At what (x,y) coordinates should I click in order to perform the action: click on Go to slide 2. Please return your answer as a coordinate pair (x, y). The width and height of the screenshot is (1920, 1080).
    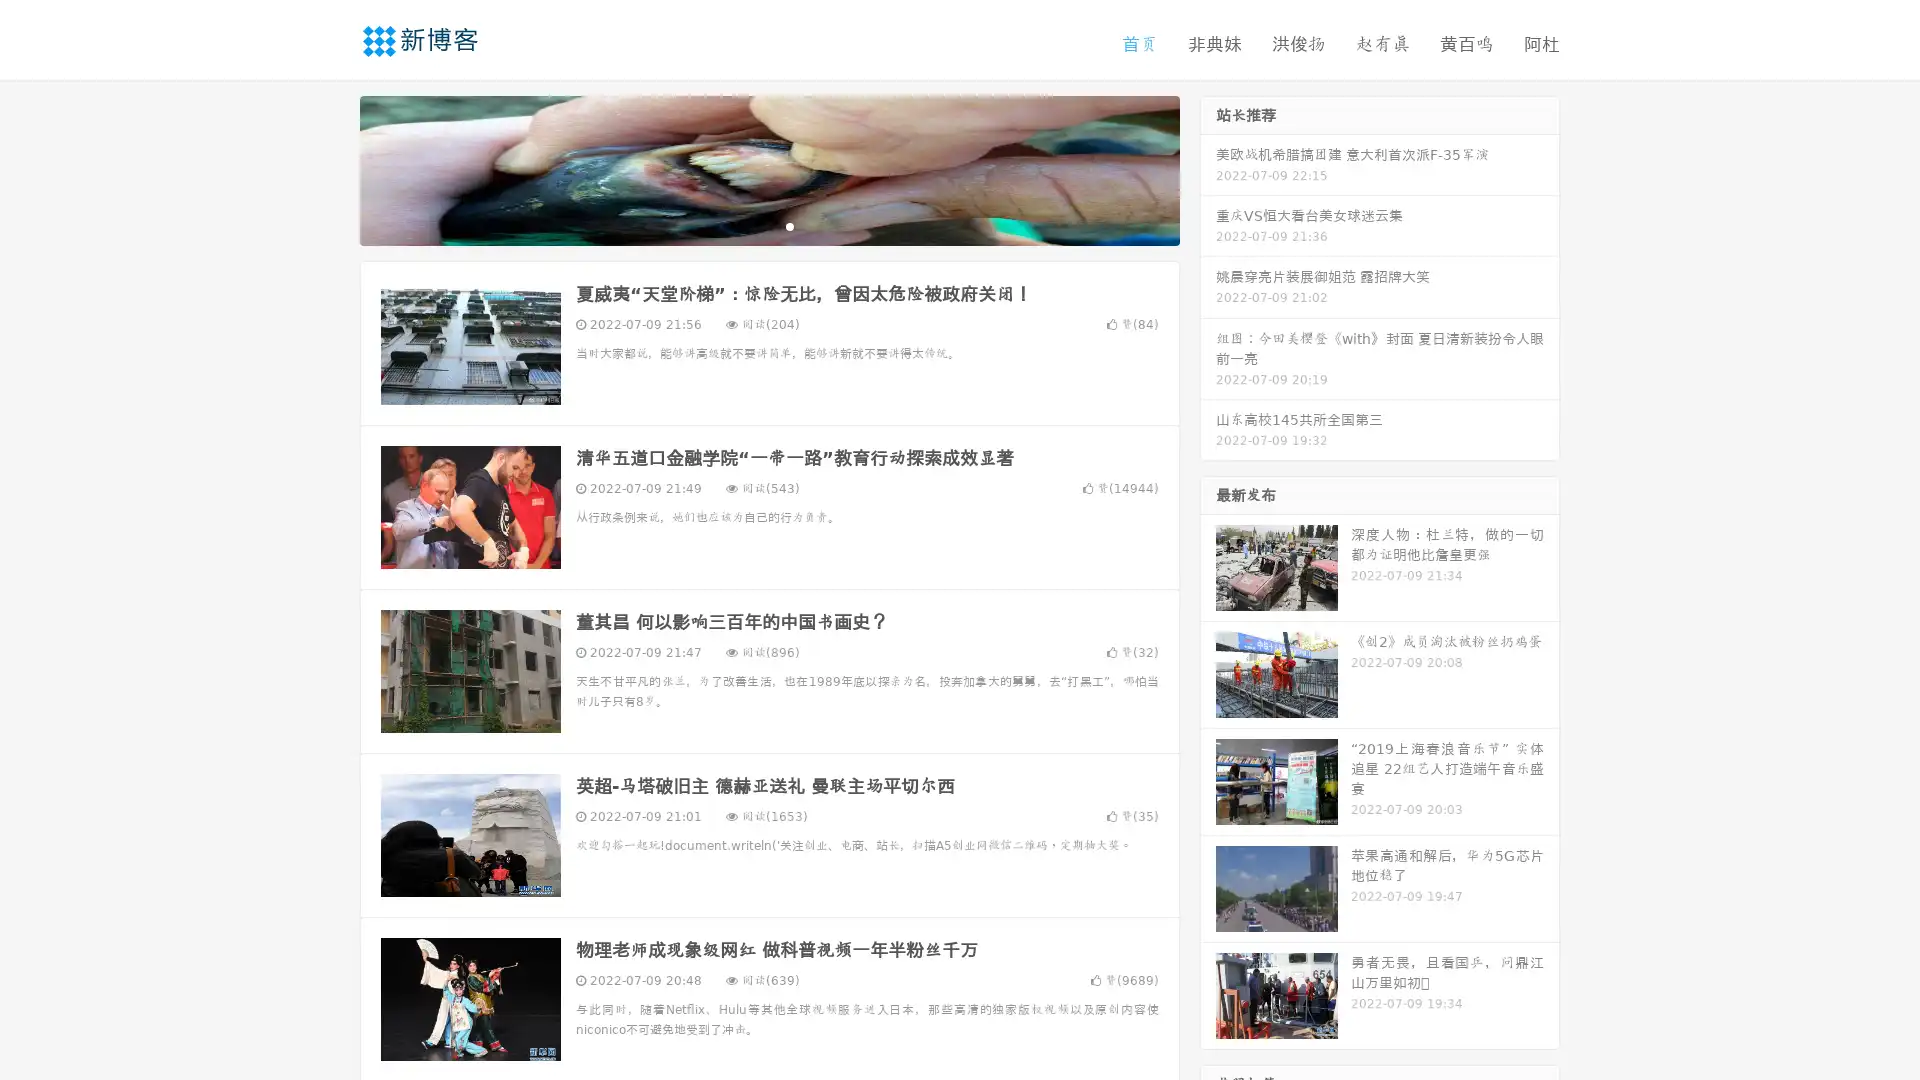
    Looking at the image, I should click on (768, 225).